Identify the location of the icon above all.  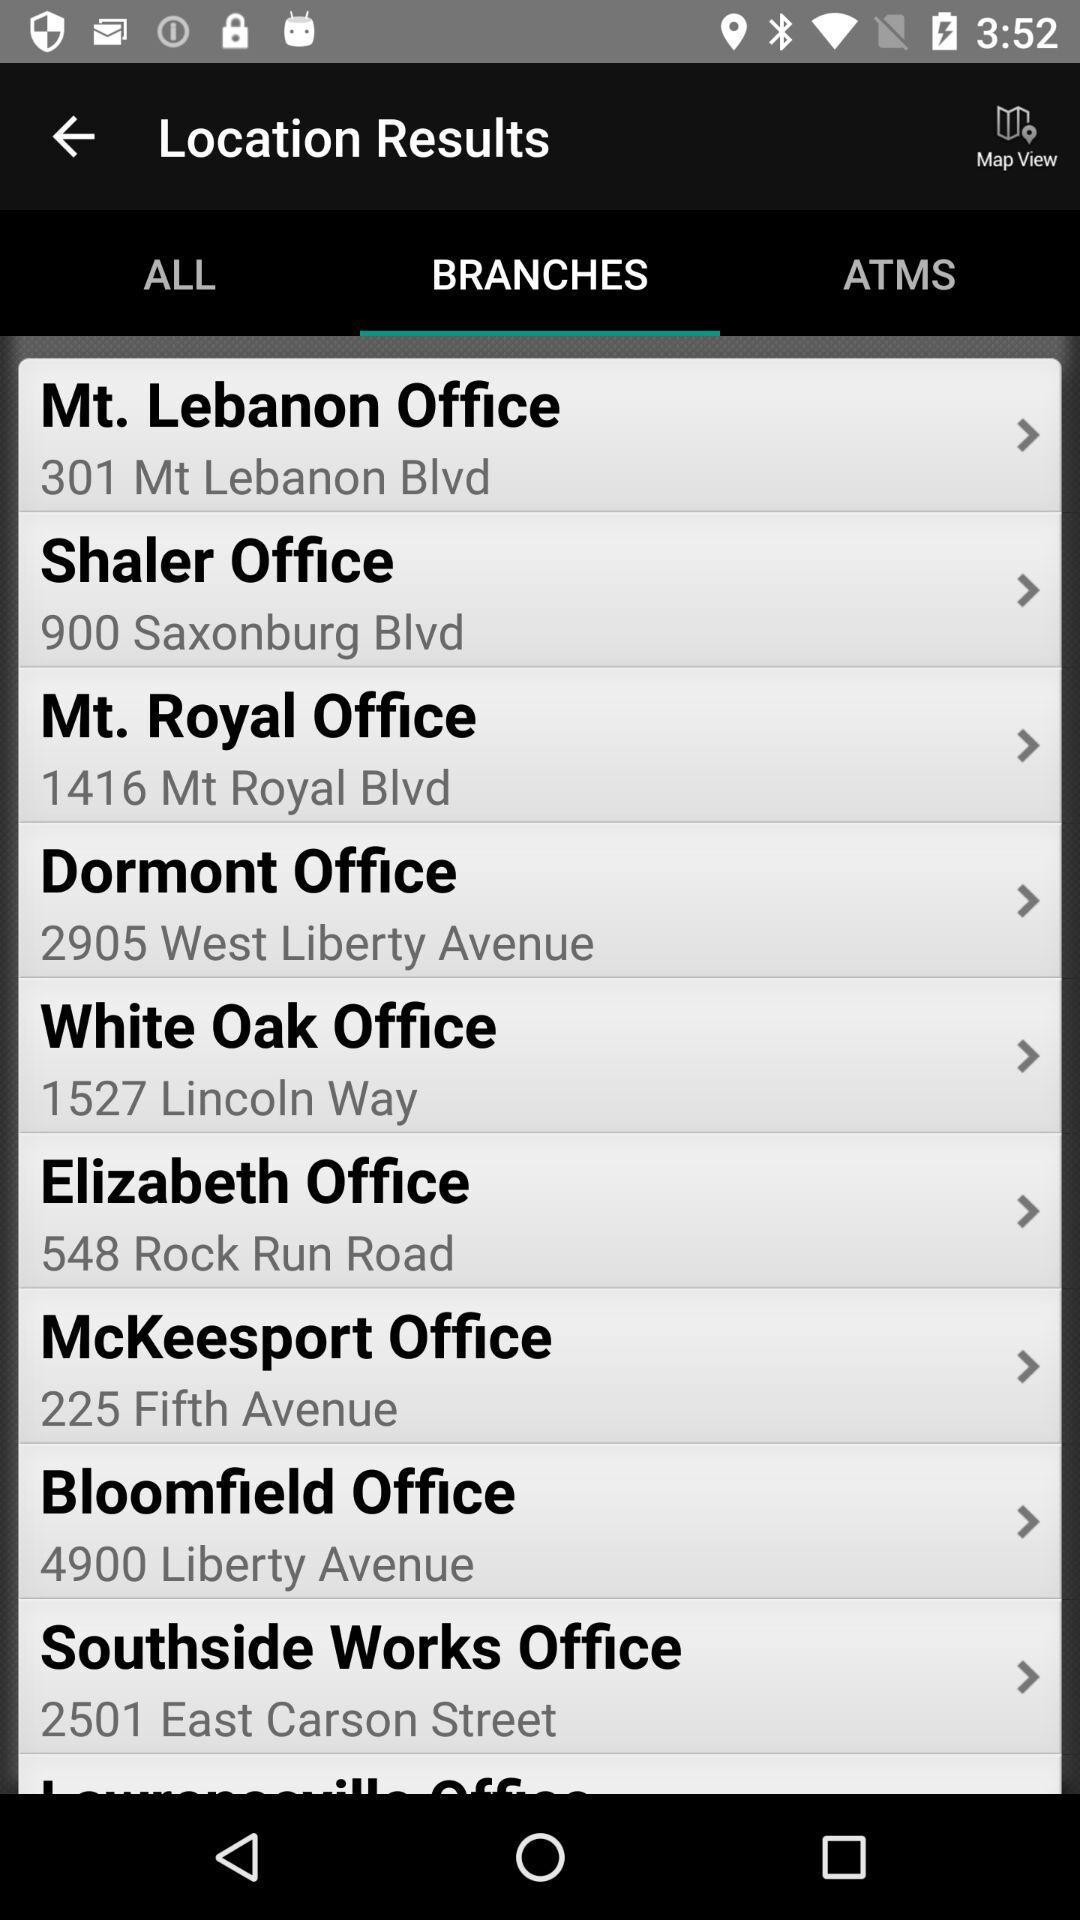
(72, 135).